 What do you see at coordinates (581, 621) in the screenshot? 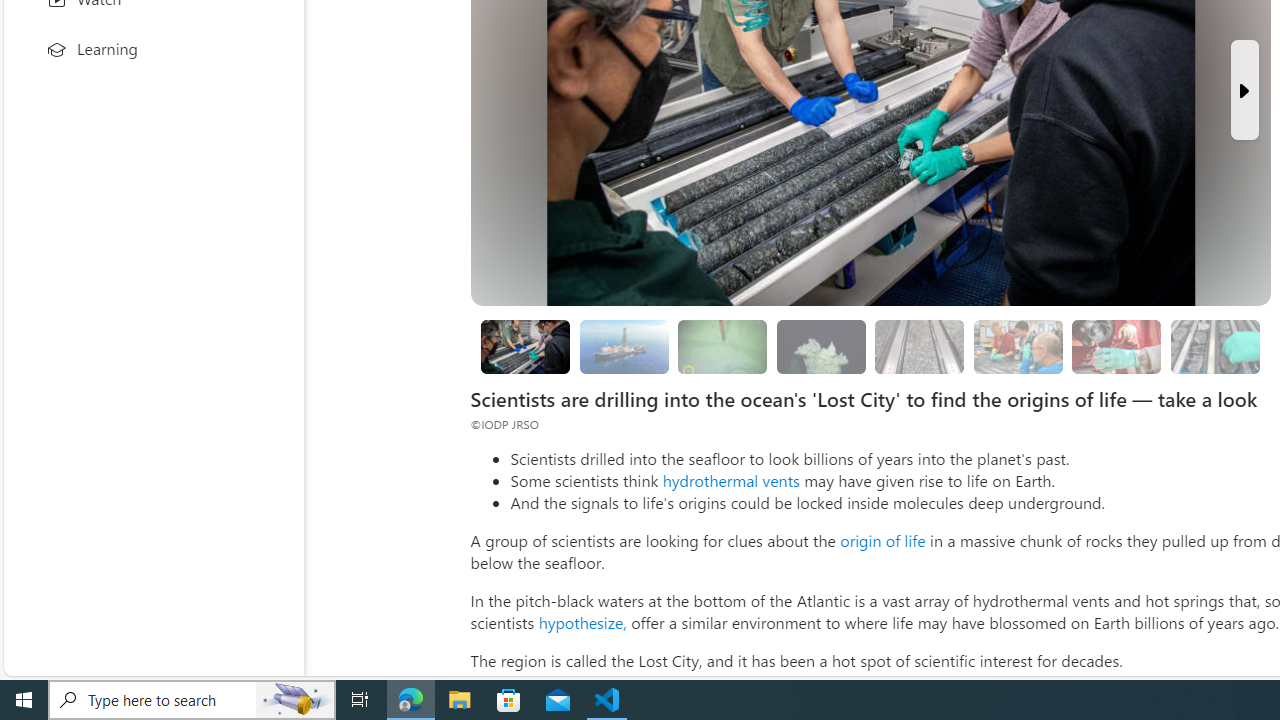
I see `'hypothesize,'` at bounding box center [581, 621].